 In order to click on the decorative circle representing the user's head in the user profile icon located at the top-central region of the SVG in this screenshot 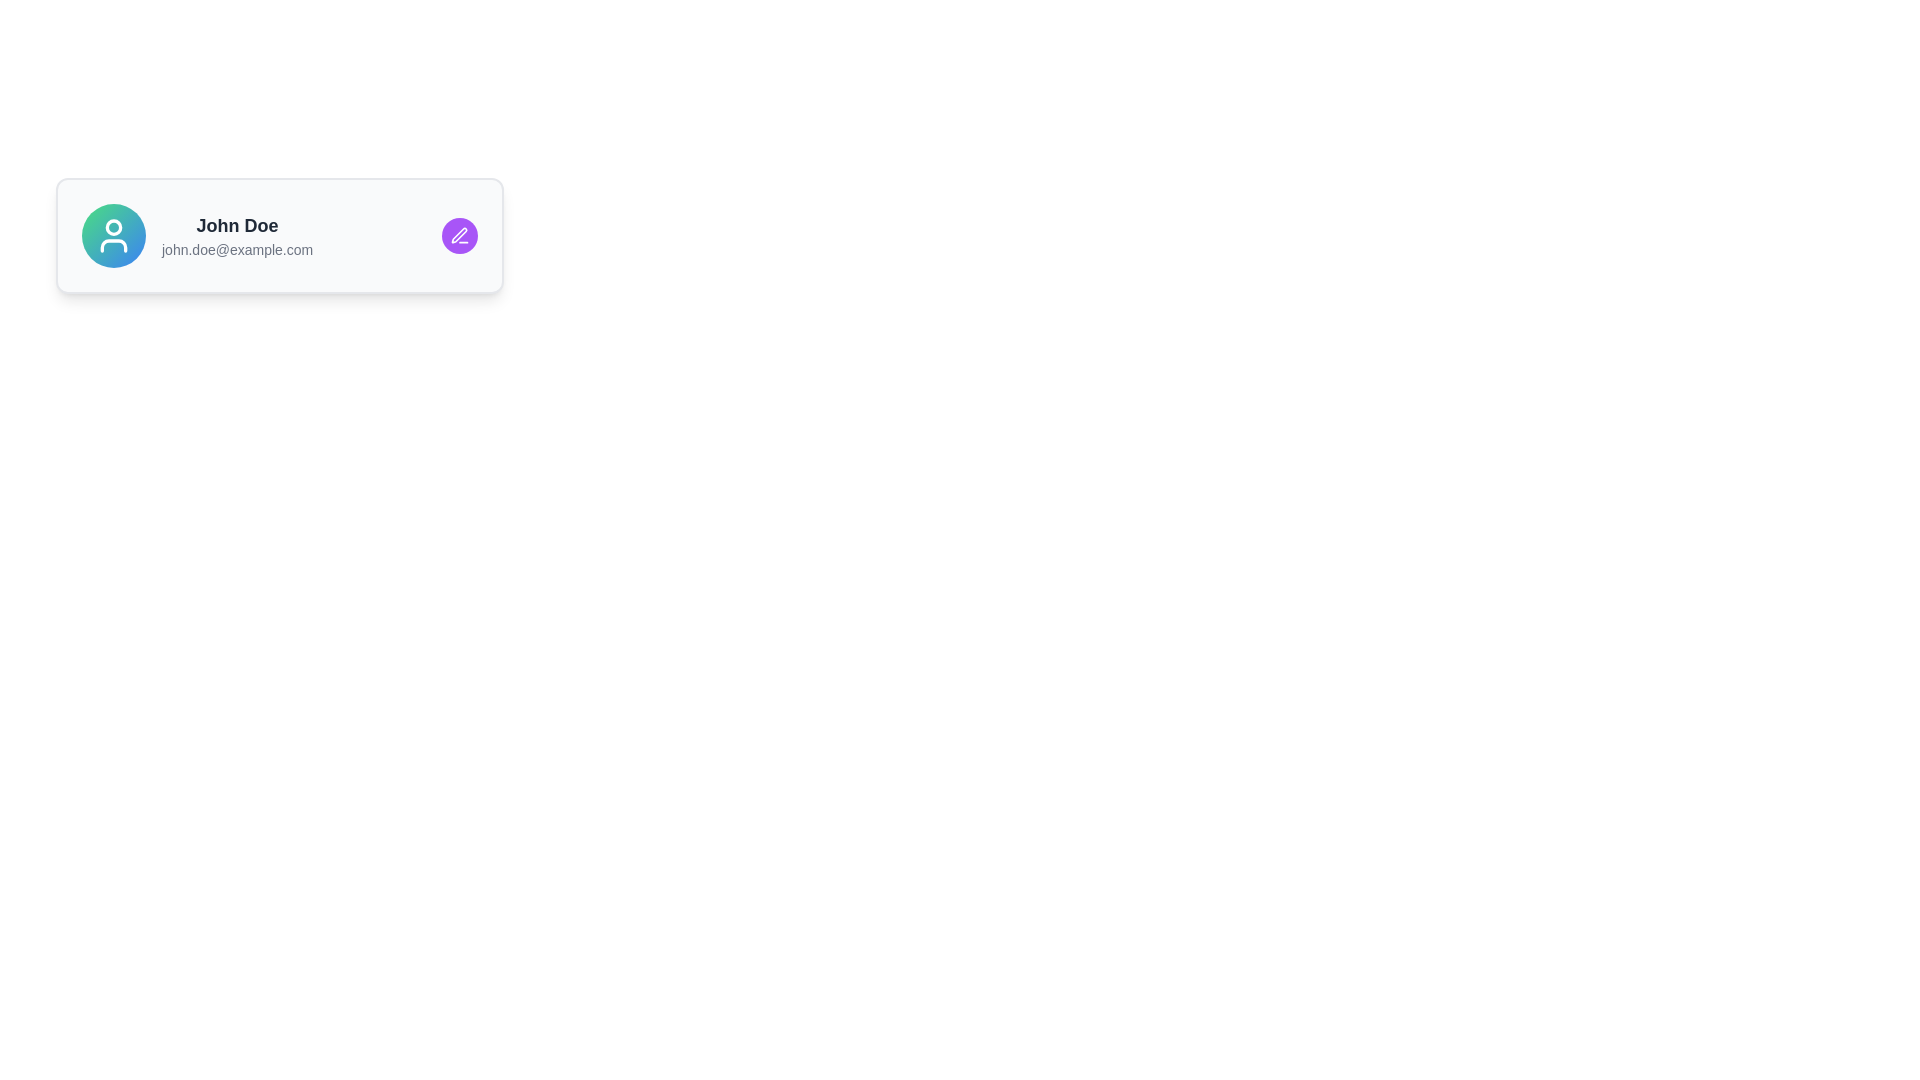, I will do `click(113, 226)`.